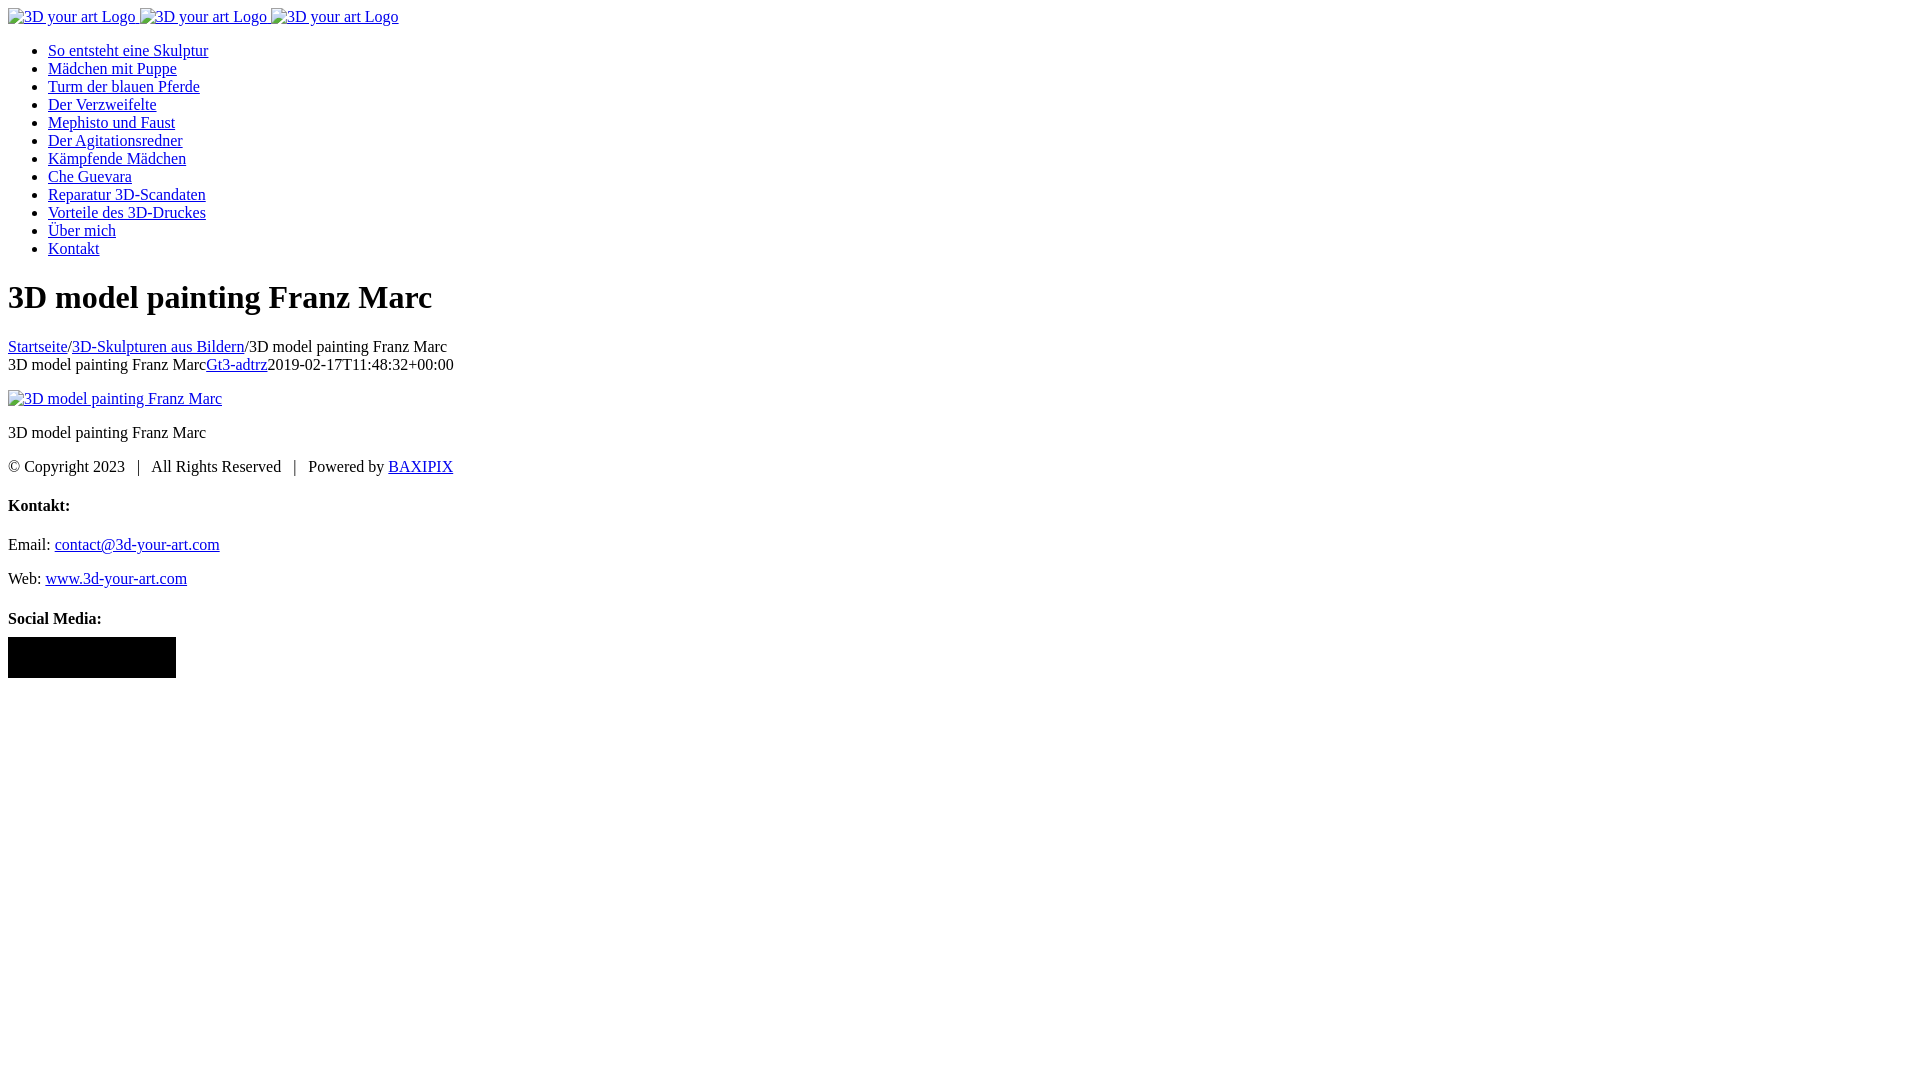 The image size is (1920, 1080). Describe the element at coordinates (419, 466) in the screenshot. I see `'BAXIPIX'` at that location.